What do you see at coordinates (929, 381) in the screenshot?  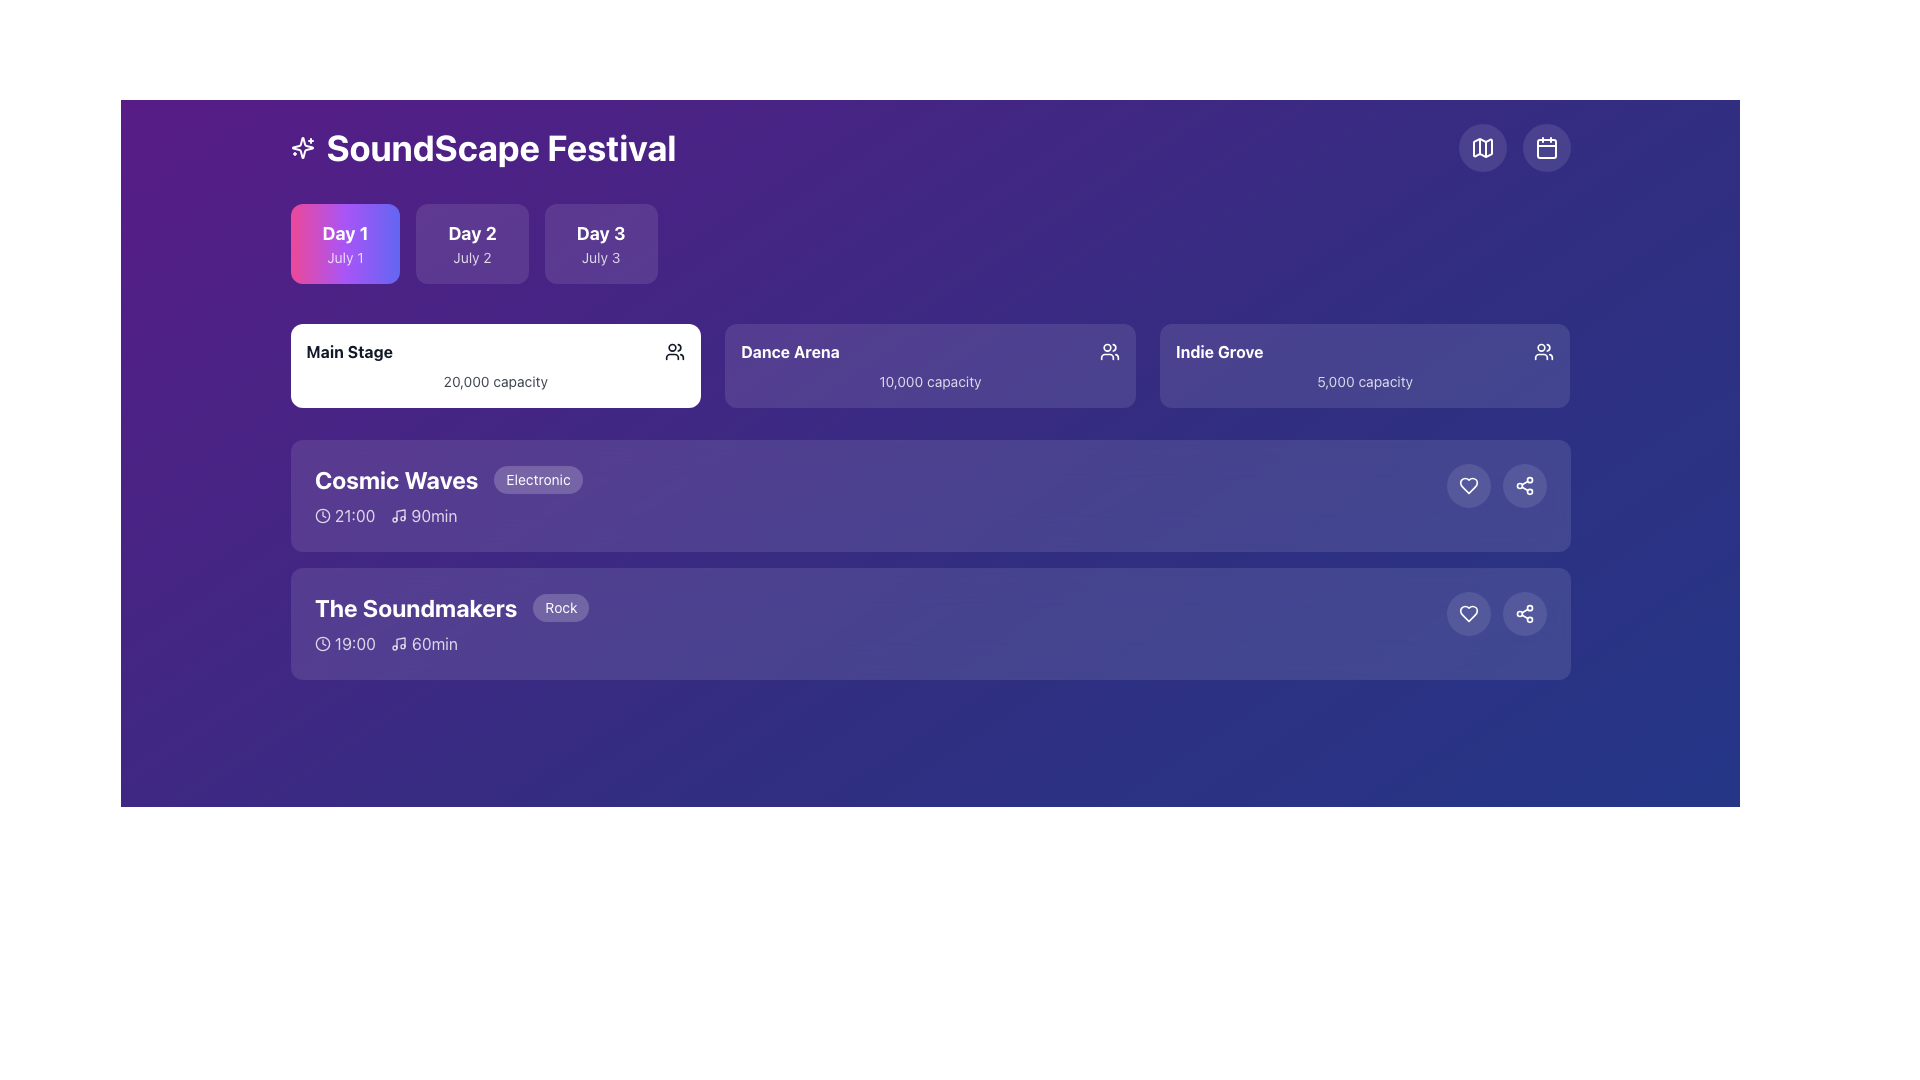 I see `the informational text label indicating the audience capacity for the 'Dance Arena' section, which is located at the center of the 'Dance Arena' card, directly below the title text` at bounding box center [929, 381].